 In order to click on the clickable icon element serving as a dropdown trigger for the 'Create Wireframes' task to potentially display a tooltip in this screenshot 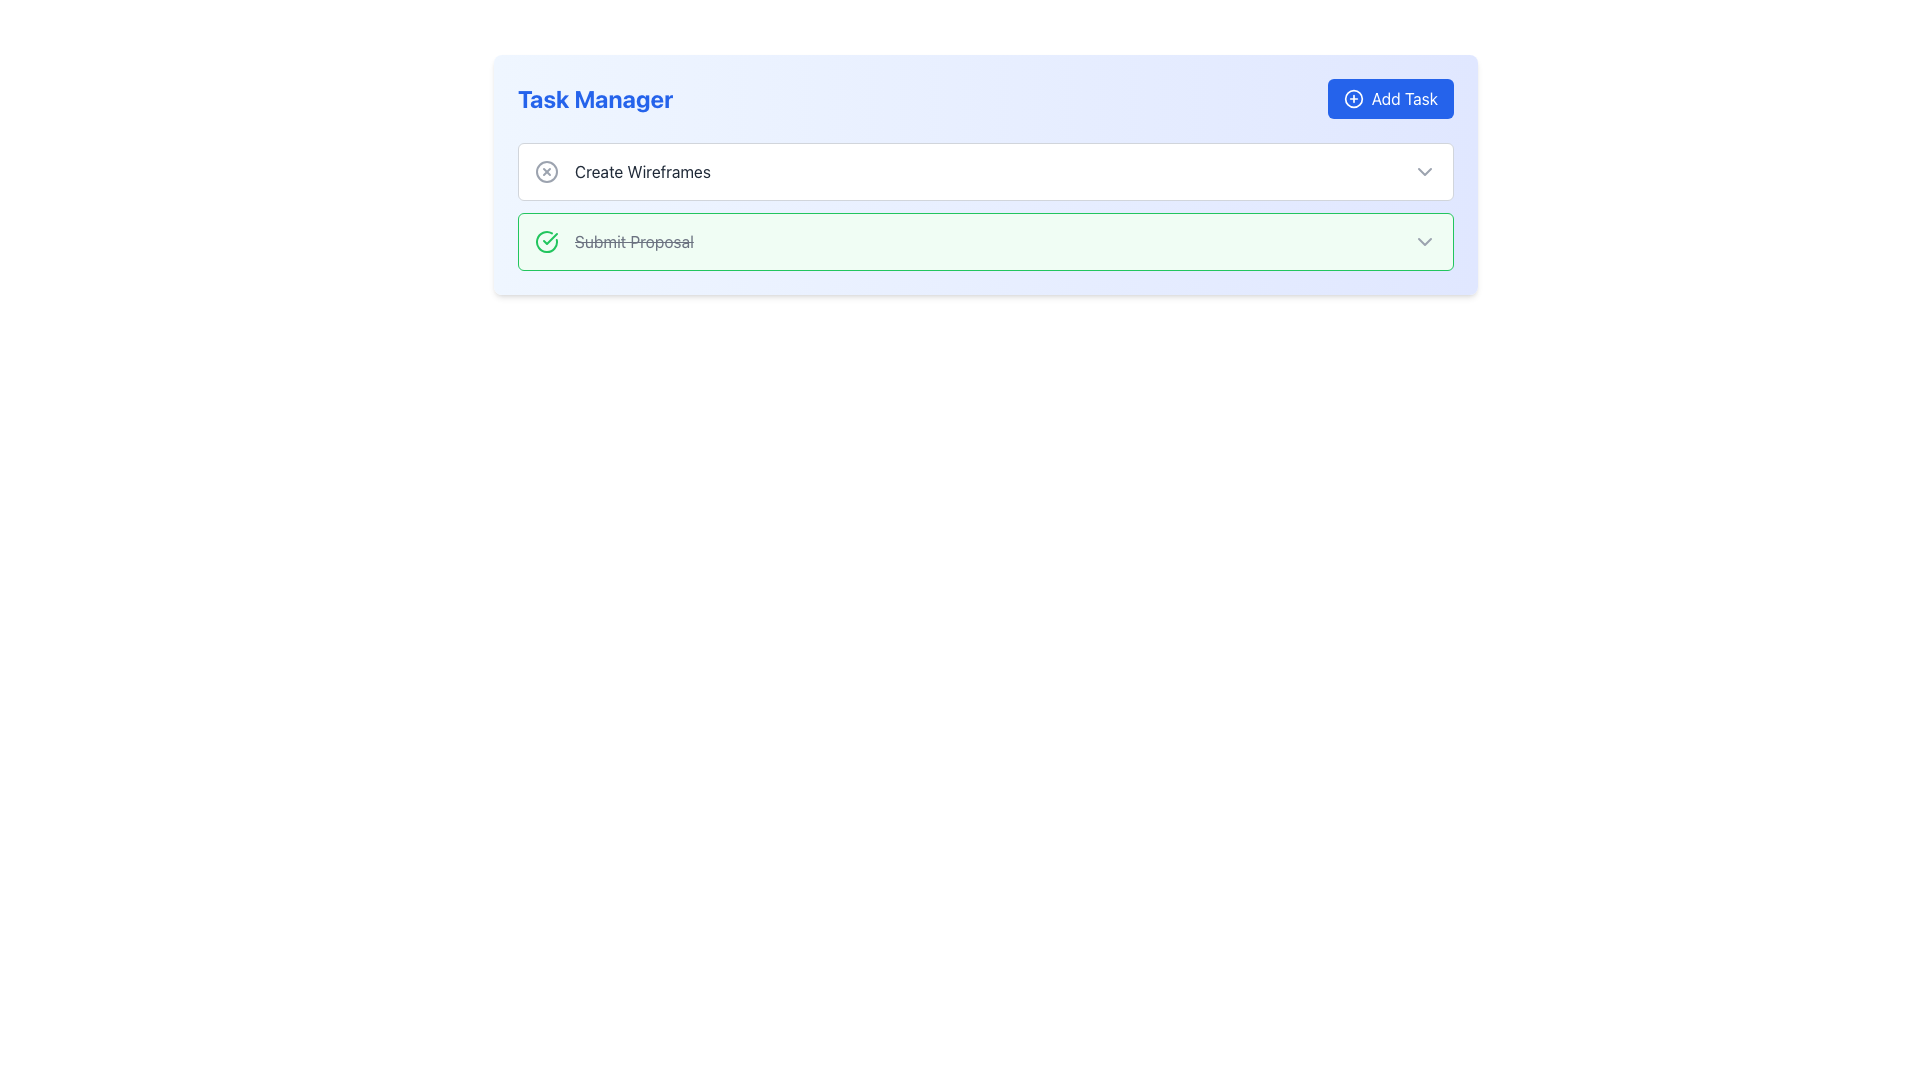, I will do `click(1424, 171)`.